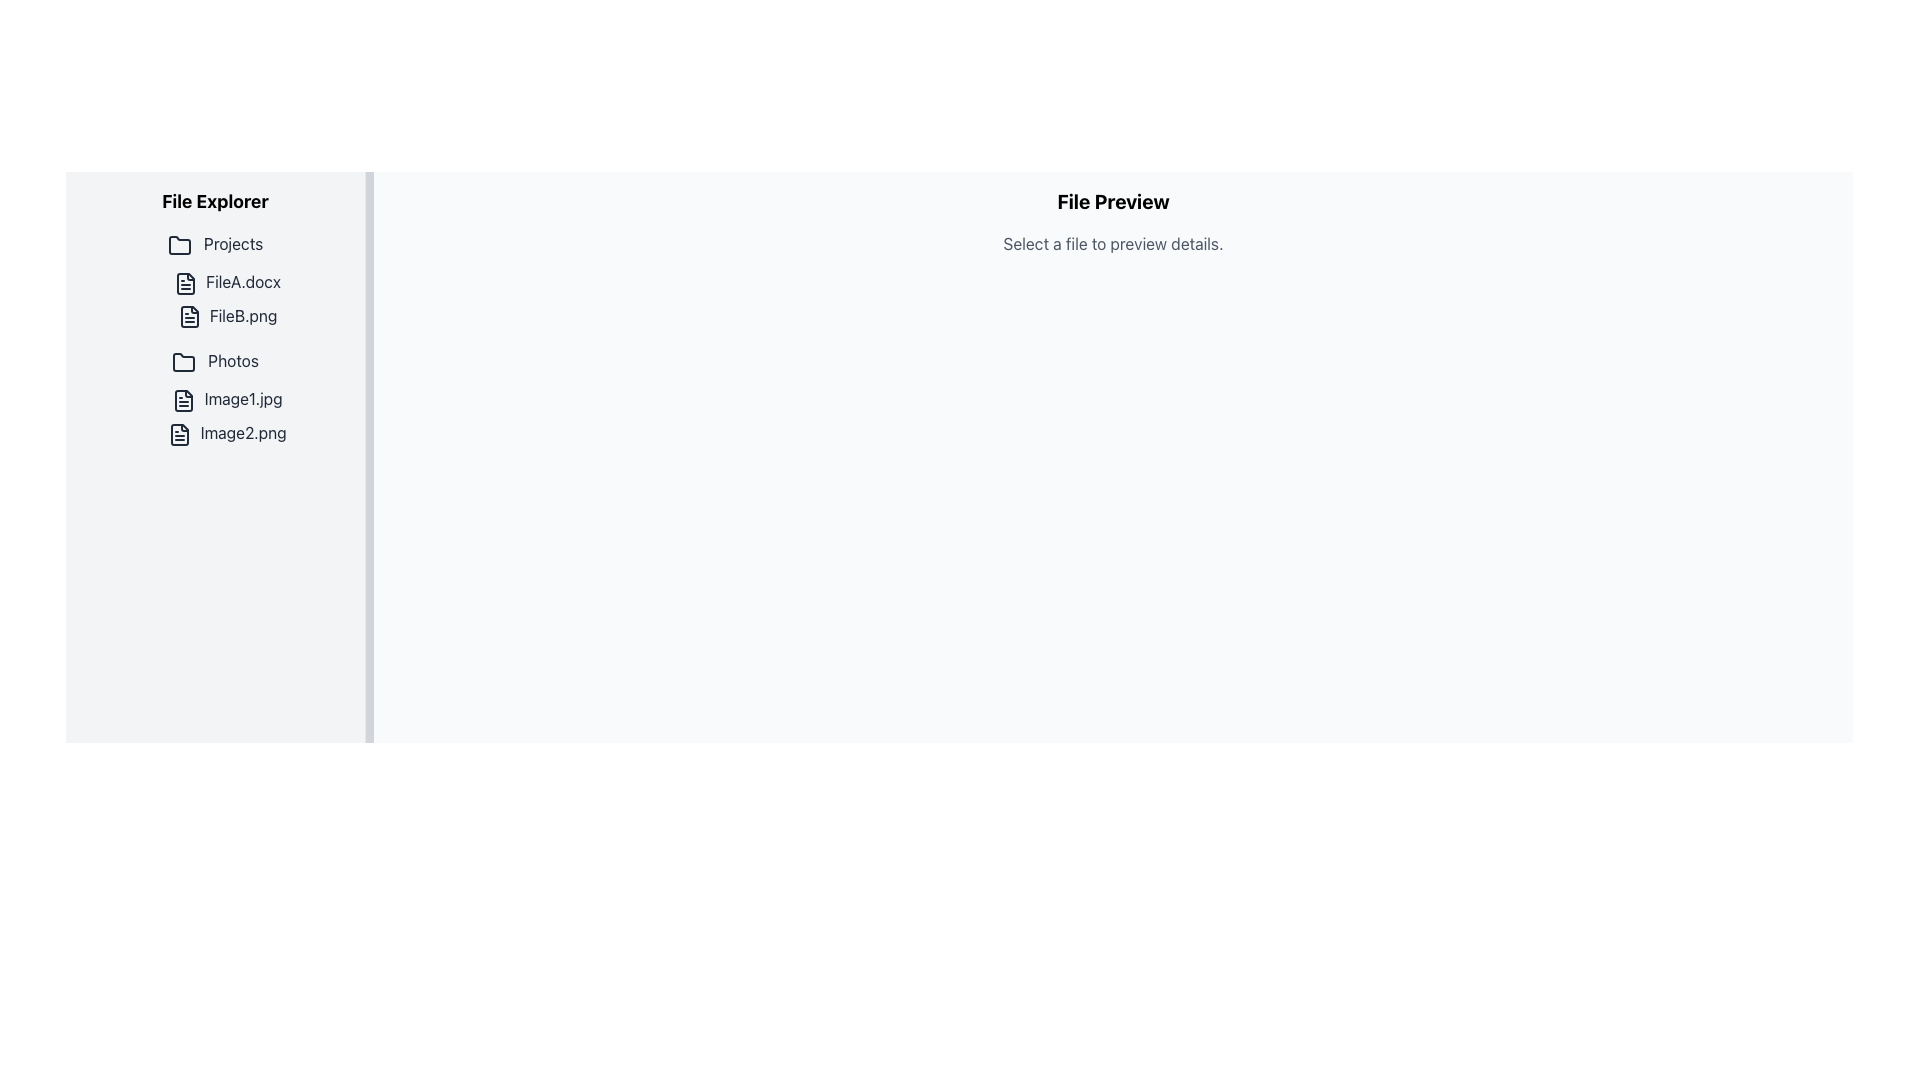 The image size is (1920, 1080). I want to click on the list item labeled 'Image1.jpg' with a file icon, so click(227, 400).